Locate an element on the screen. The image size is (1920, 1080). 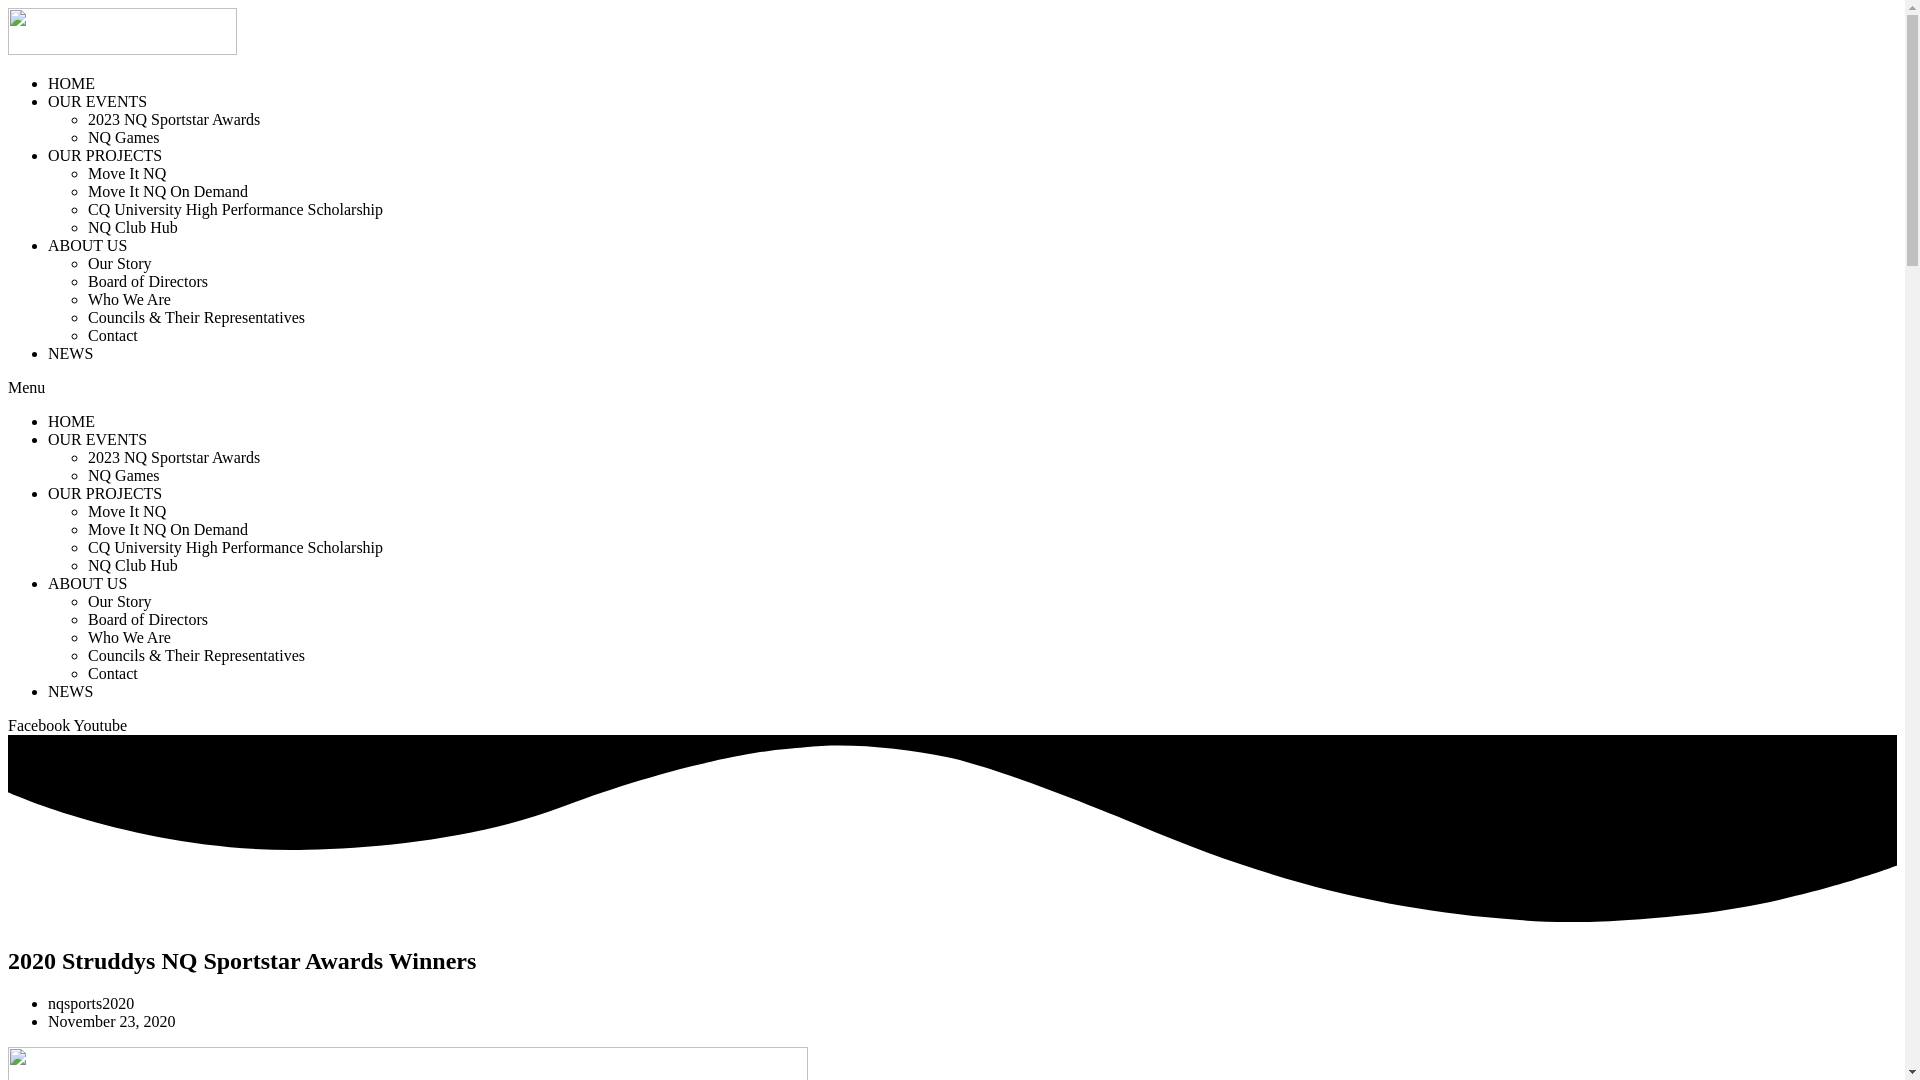
'Who We Are' is located at coordinates (128, 637).